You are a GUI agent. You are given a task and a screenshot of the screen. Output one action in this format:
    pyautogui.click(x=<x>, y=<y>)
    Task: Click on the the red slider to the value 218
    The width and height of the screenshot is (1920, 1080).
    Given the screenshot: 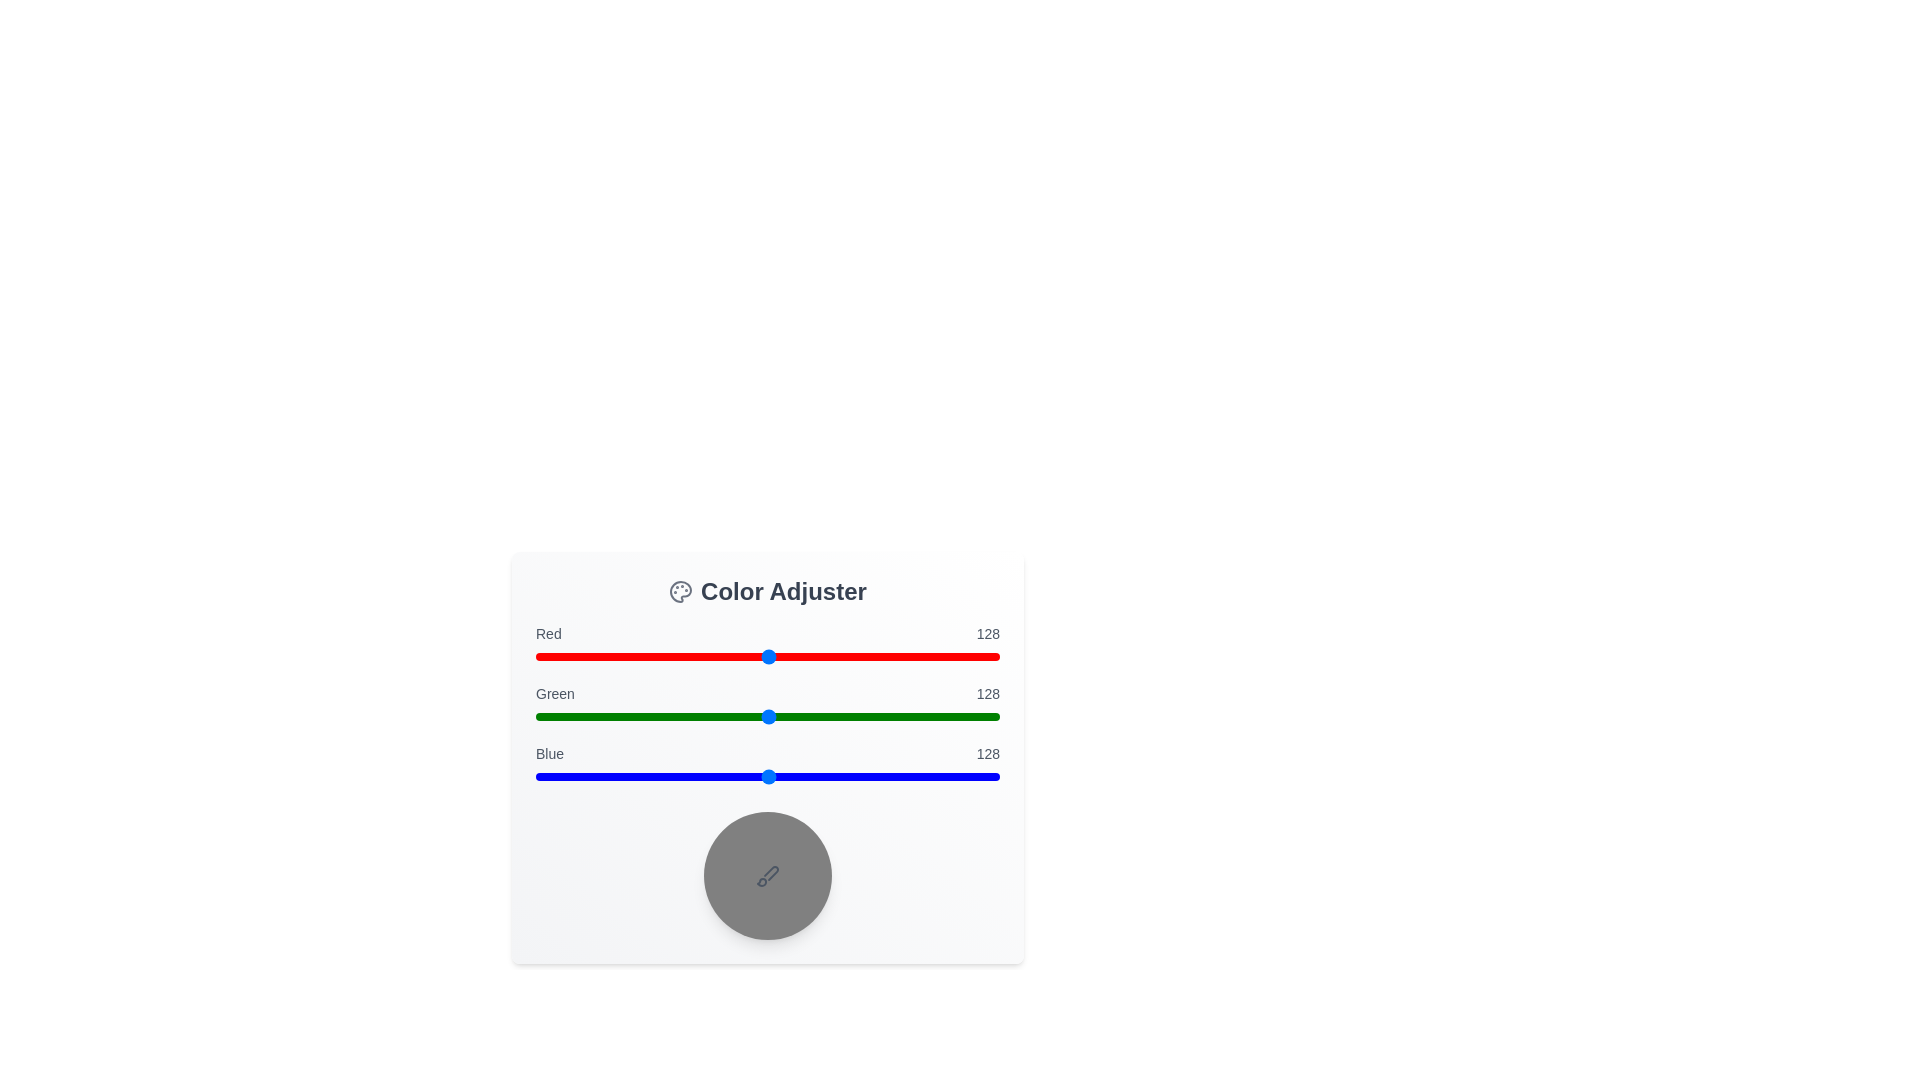 What is the action you would take?
    pyautogui.click(x=931, y=656)
    